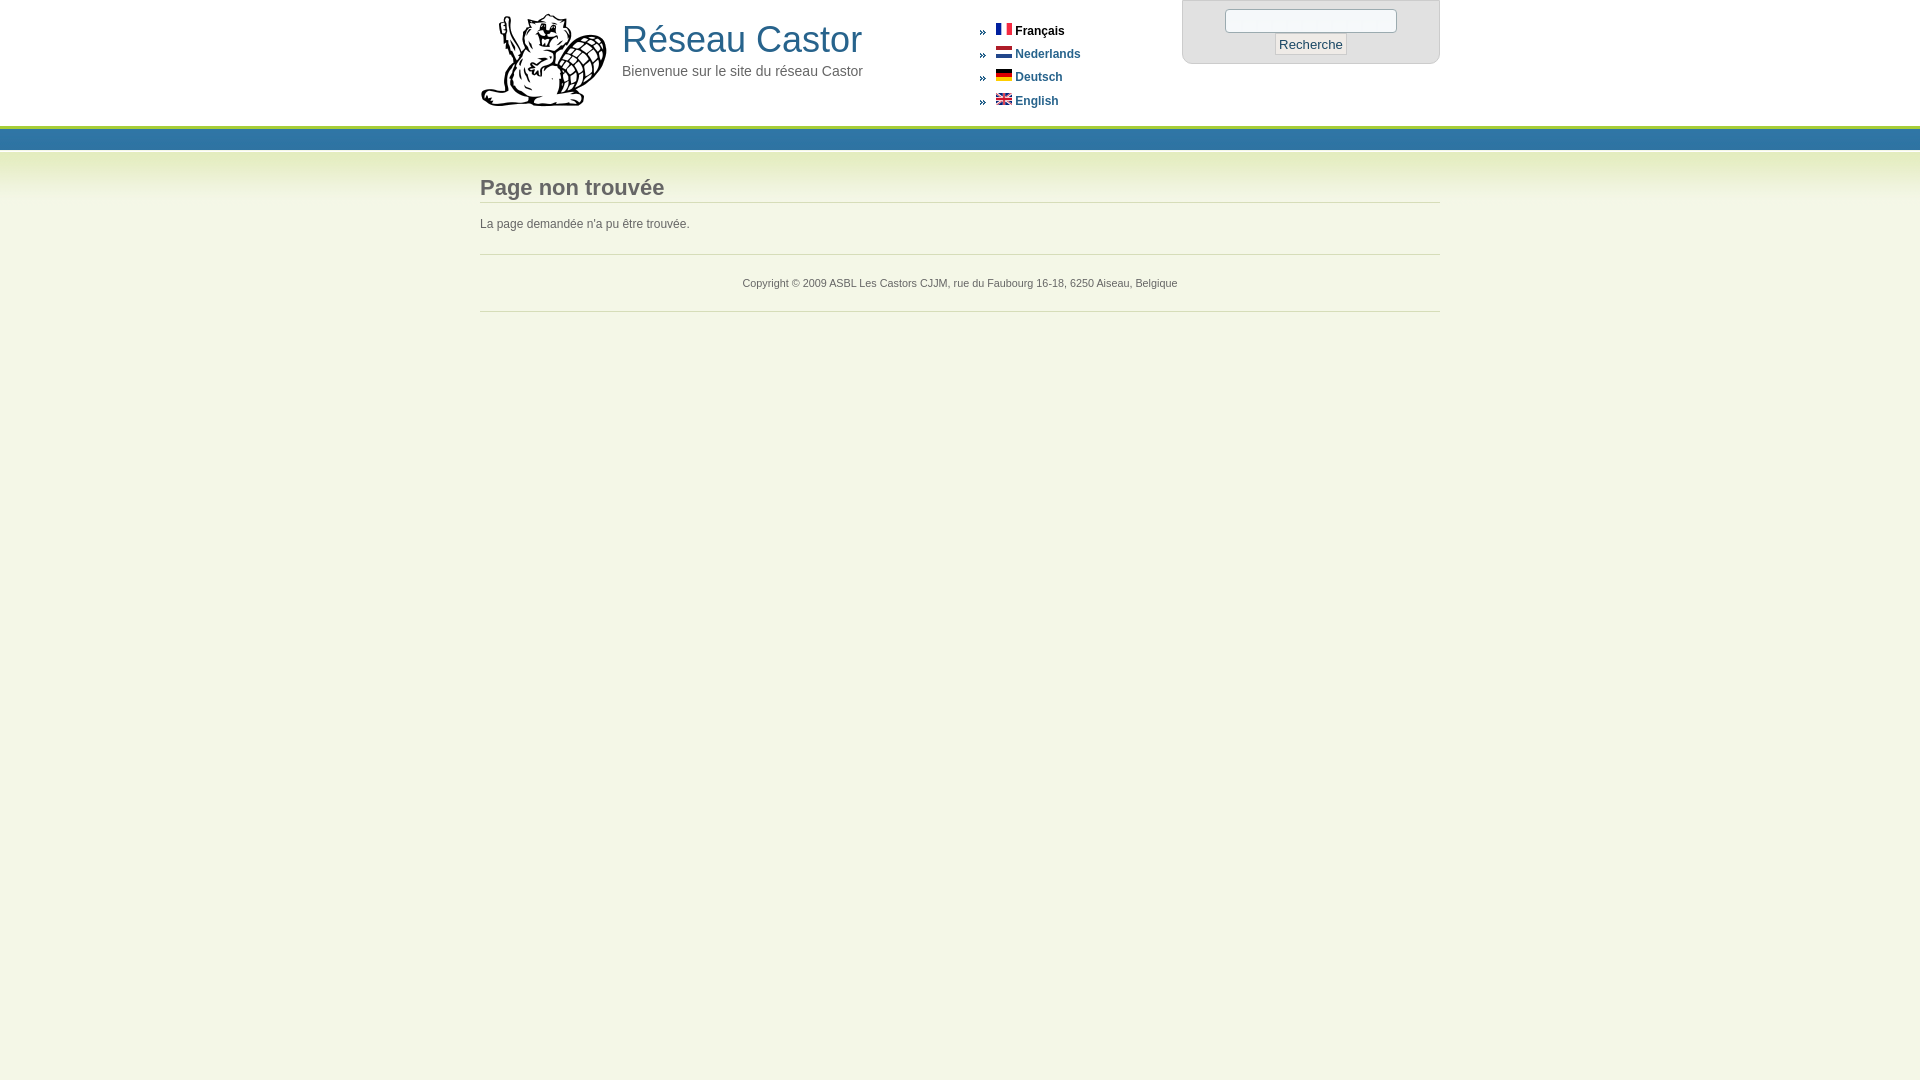 This screenshot has height=1080, width=1920. I want to click on 'Nederlands', so click(1038, 53).